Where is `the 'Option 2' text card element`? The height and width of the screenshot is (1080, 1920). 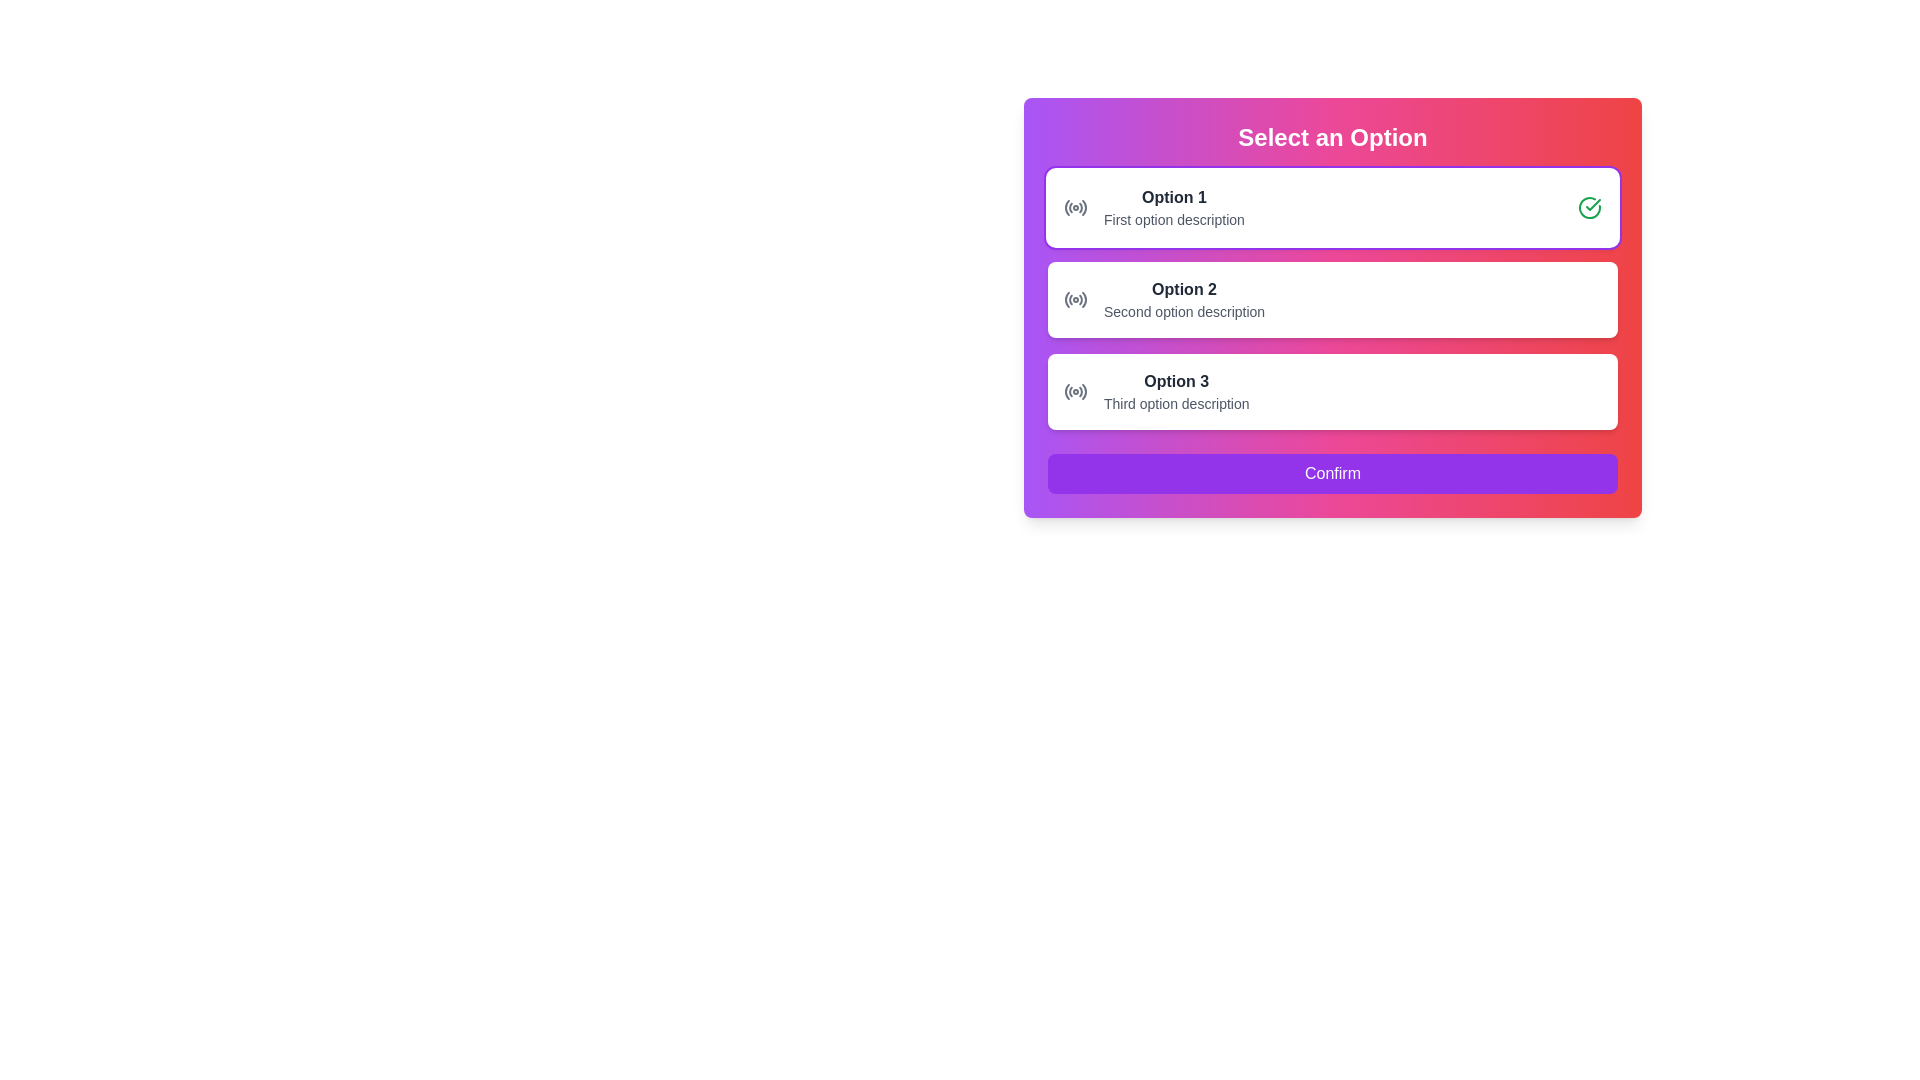
the 'Option 2' text card element is located at coordinates (1184, 300).